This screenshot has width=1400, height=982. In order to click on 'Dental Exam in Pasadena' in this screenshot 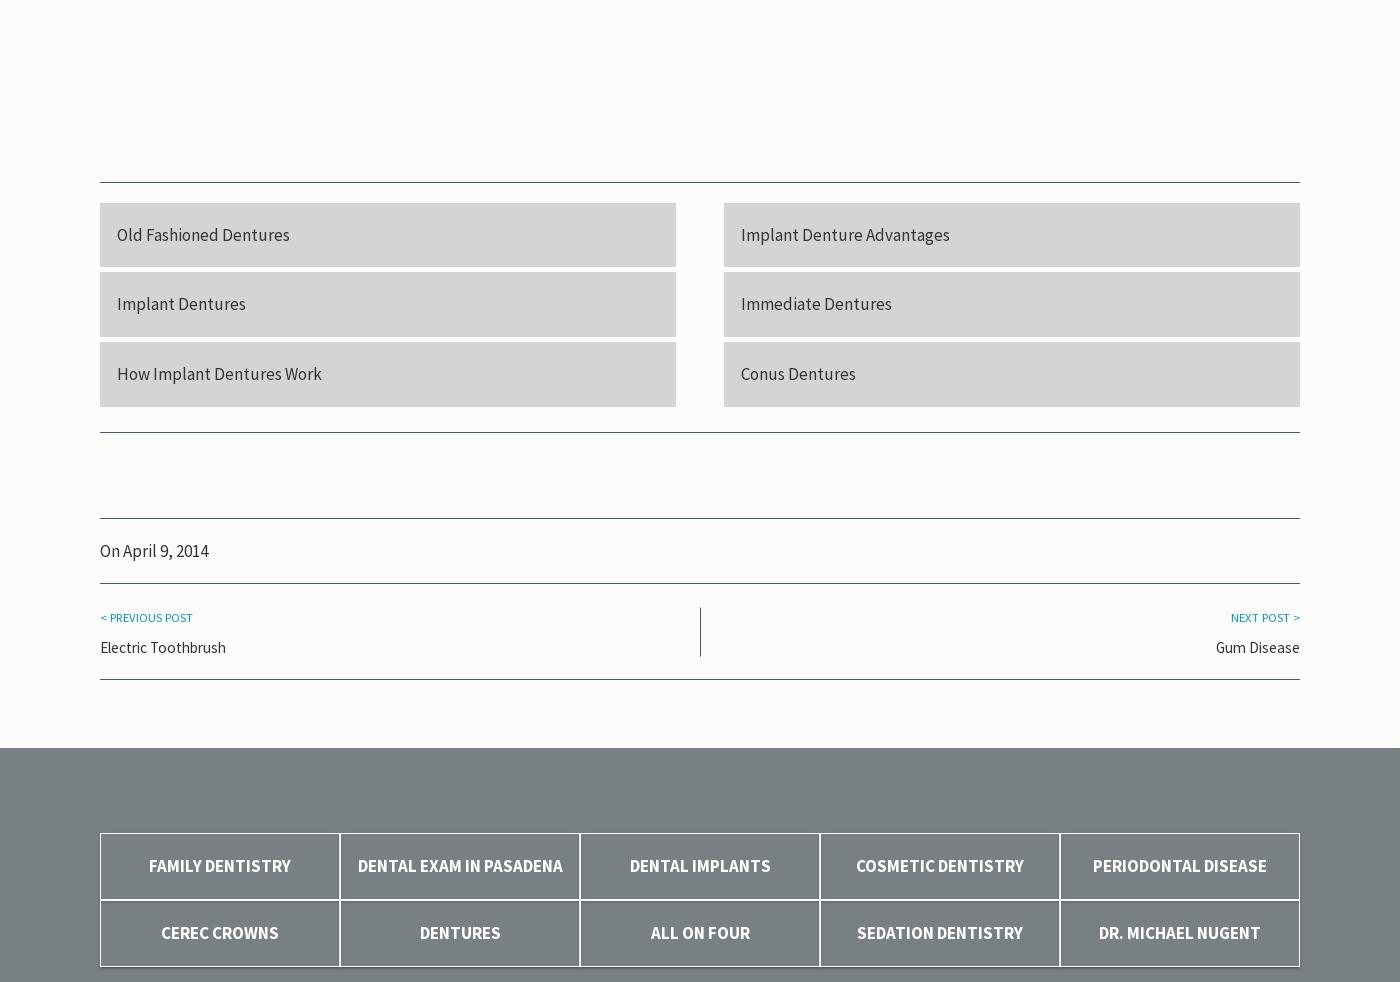, I will do `click(459, 866)`.